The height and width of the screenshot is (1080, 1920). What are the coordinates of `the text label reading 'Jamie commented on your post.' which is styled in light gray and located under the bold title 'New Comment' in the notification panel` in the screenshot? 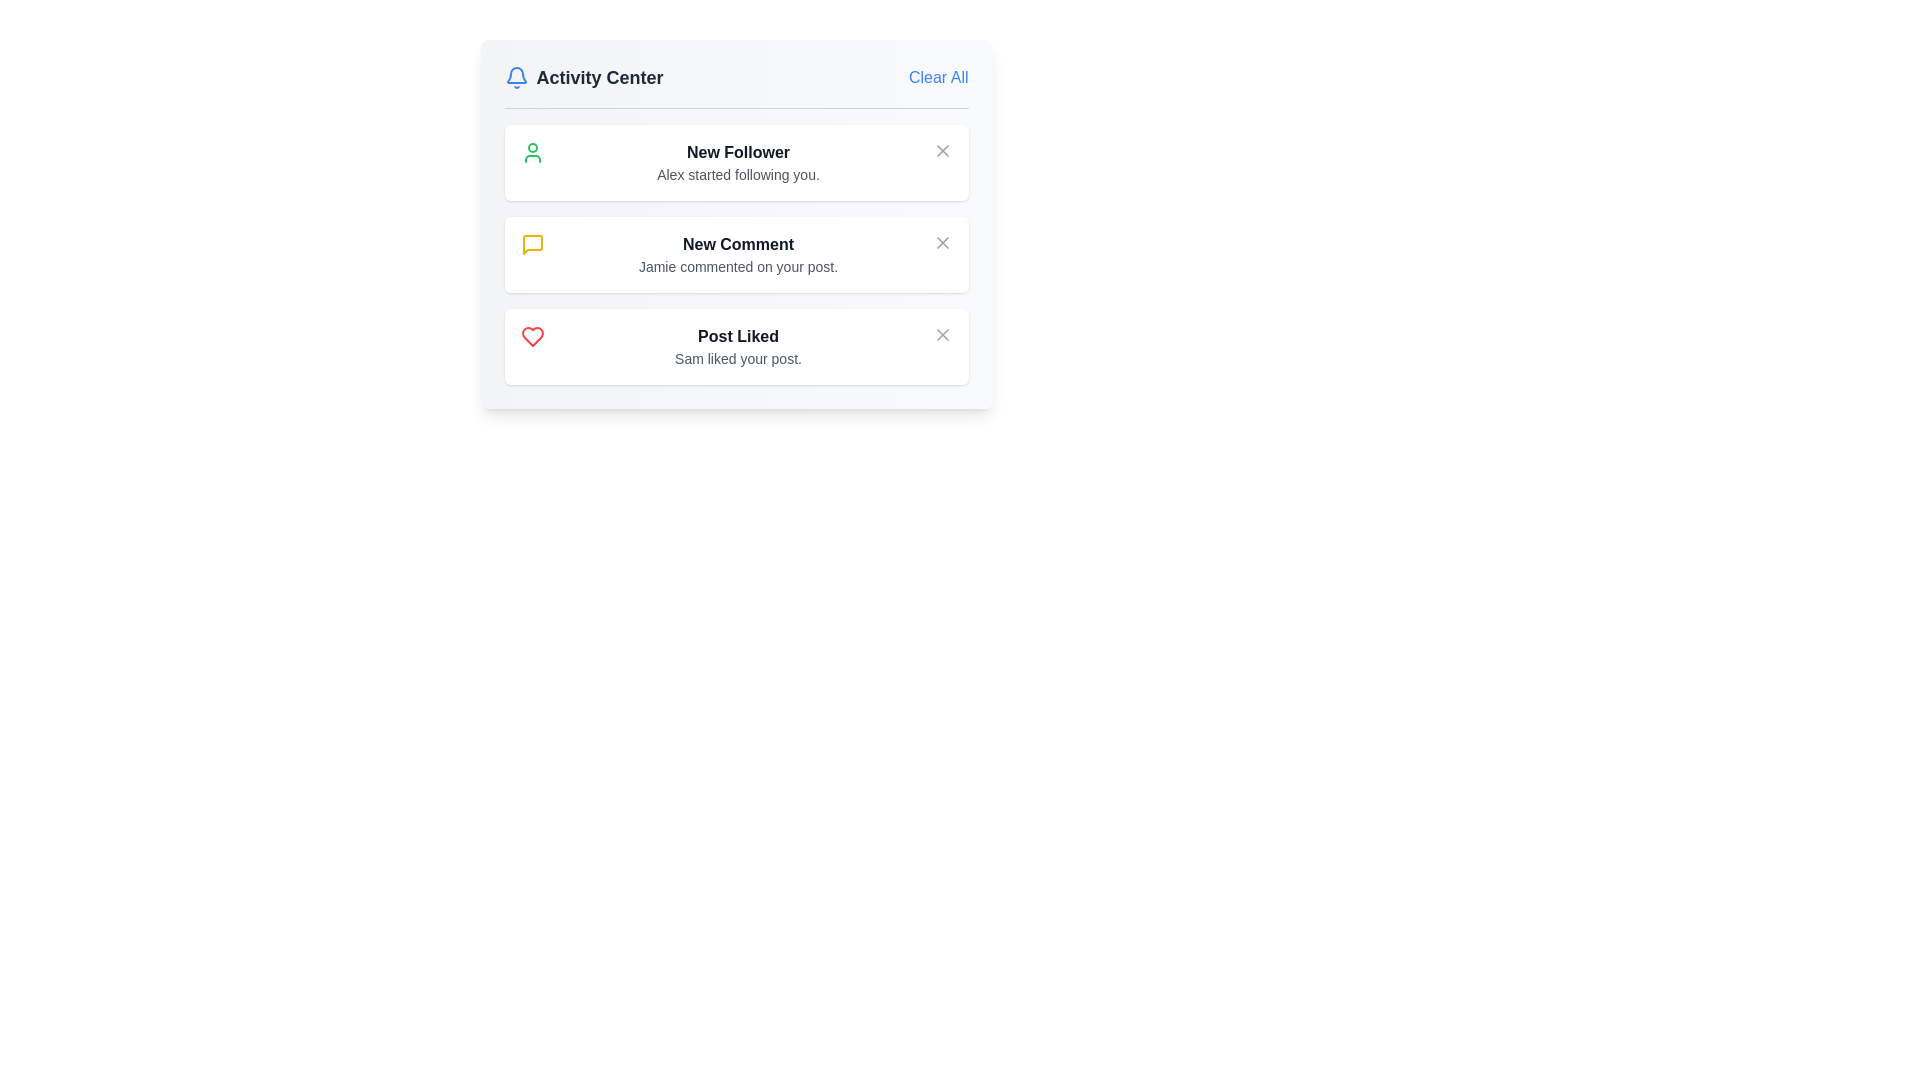 It's located at (737, 265).